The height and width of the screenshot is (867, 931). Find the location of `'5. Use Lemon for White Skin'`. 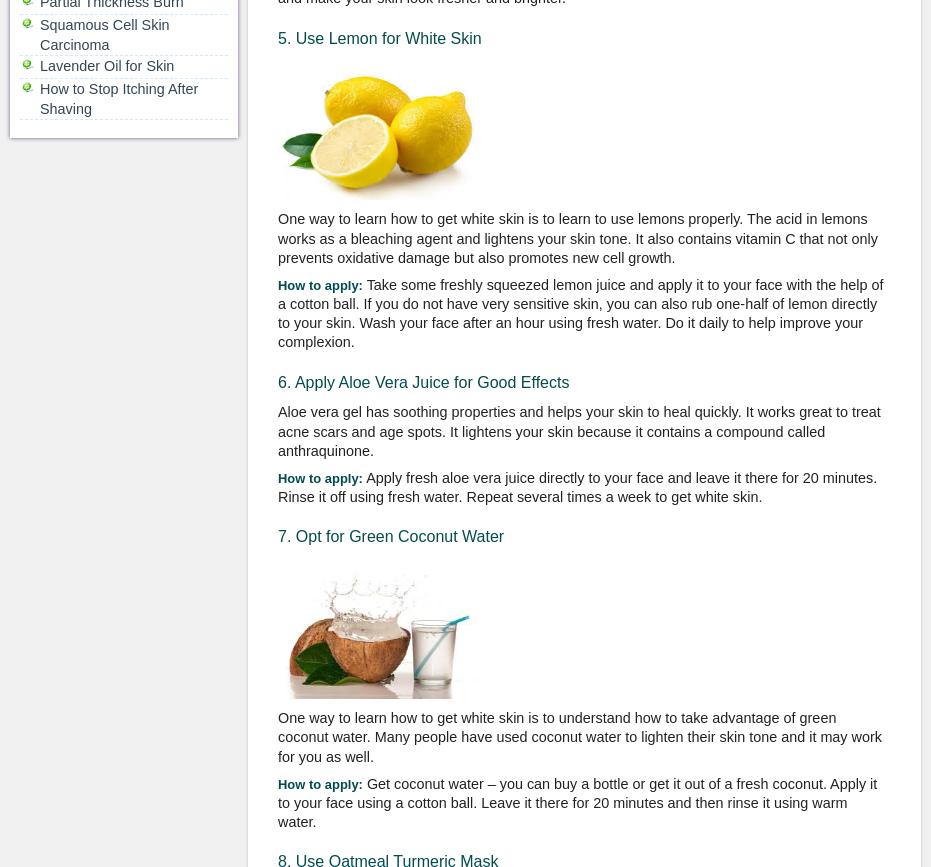

'5. Use Lemon for White Skin' is located at coordinates (379, 37).